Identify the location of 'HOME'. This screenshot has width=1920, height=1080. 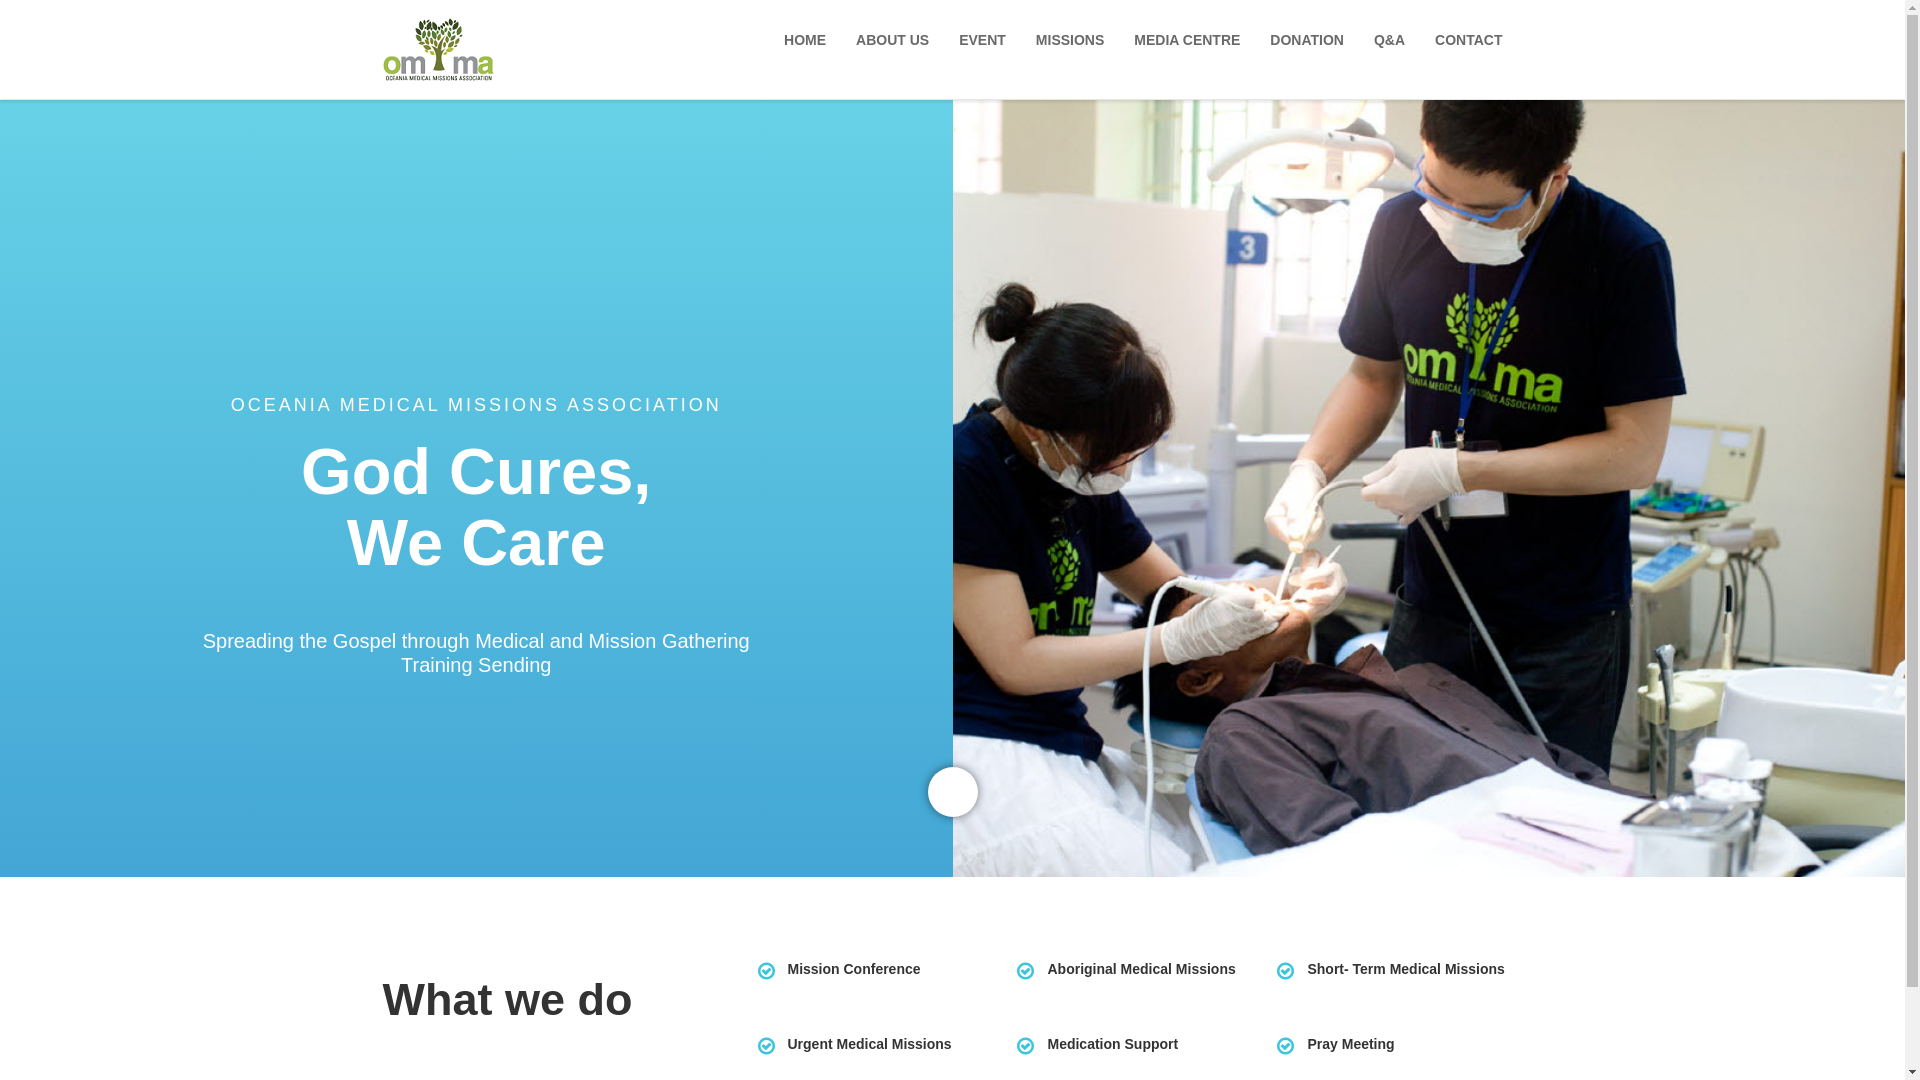
(810, 39).